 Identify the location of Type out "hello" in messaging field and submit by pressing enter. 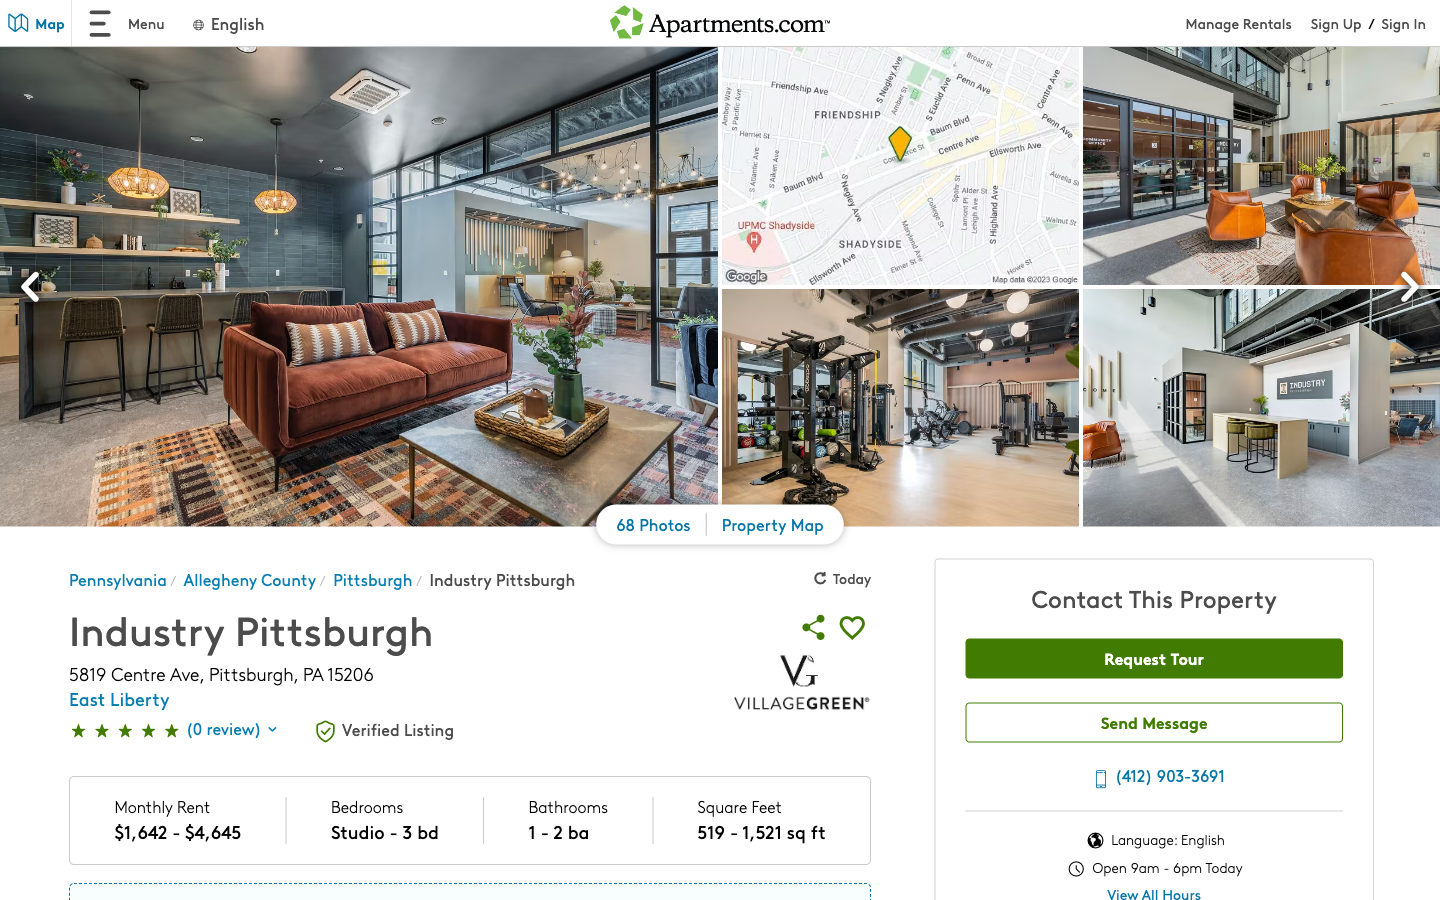
(1154, 725).